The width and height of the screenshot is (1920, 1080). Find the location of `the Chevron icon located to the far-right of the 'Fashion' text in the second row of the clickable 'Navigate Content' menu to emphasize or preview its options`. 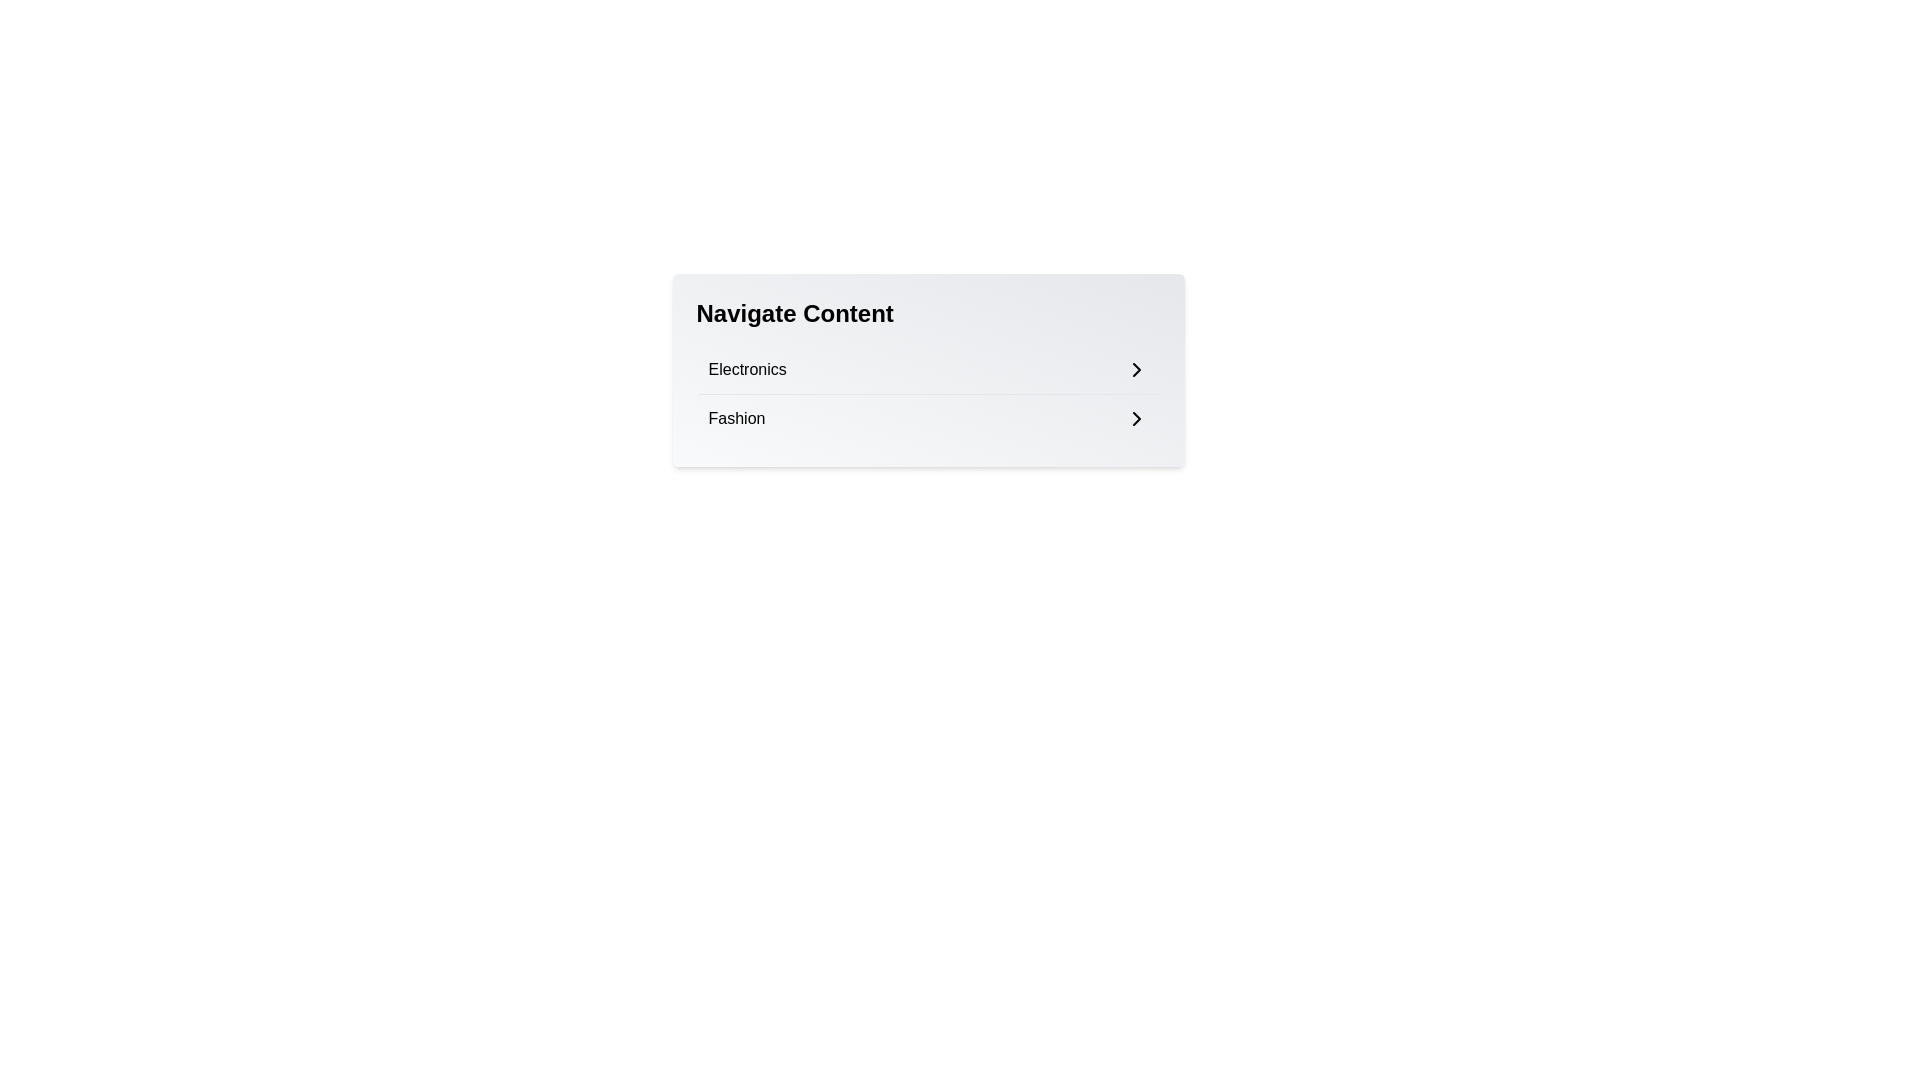

the Chevron icon located to the far-right of the 'Fashion' text in the second row of the clickable 'Navigate Content' menu to emphasize or preview its options is located at coordinates (1136, 418).